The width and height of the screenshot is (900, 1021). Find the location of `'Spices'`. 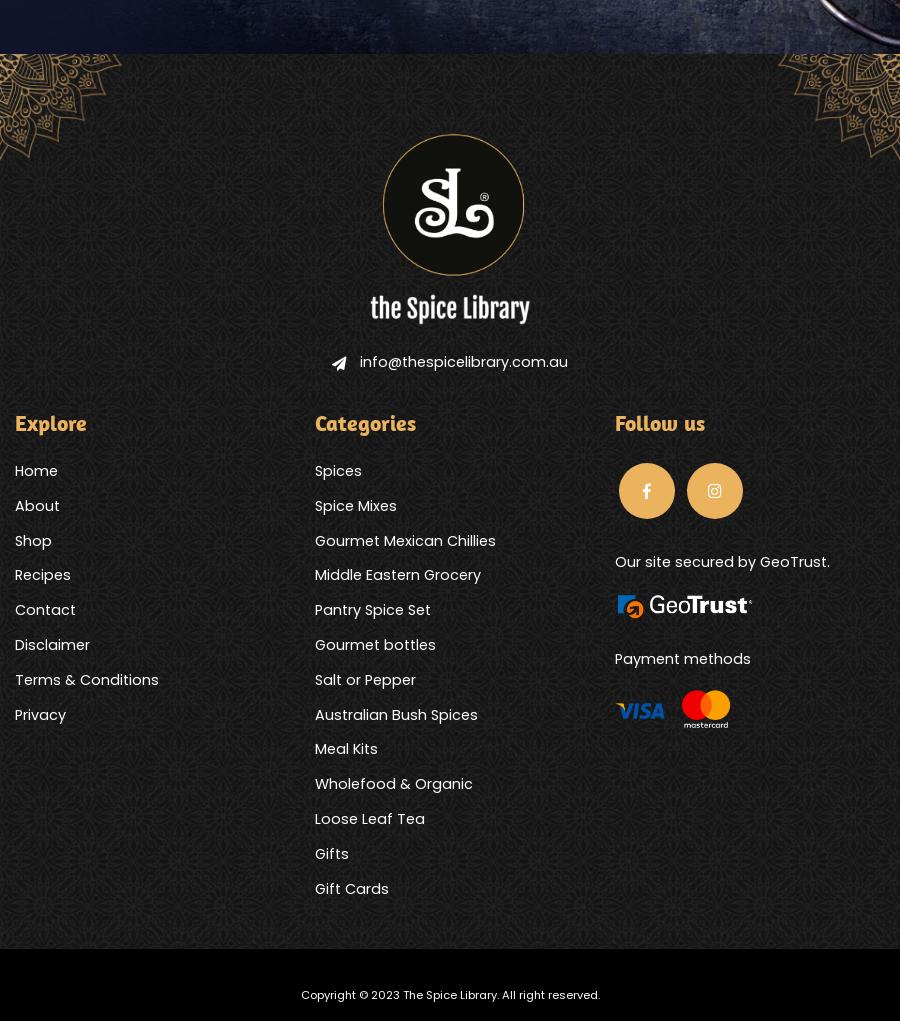

'Spices' is located at coordinates (336, 469).